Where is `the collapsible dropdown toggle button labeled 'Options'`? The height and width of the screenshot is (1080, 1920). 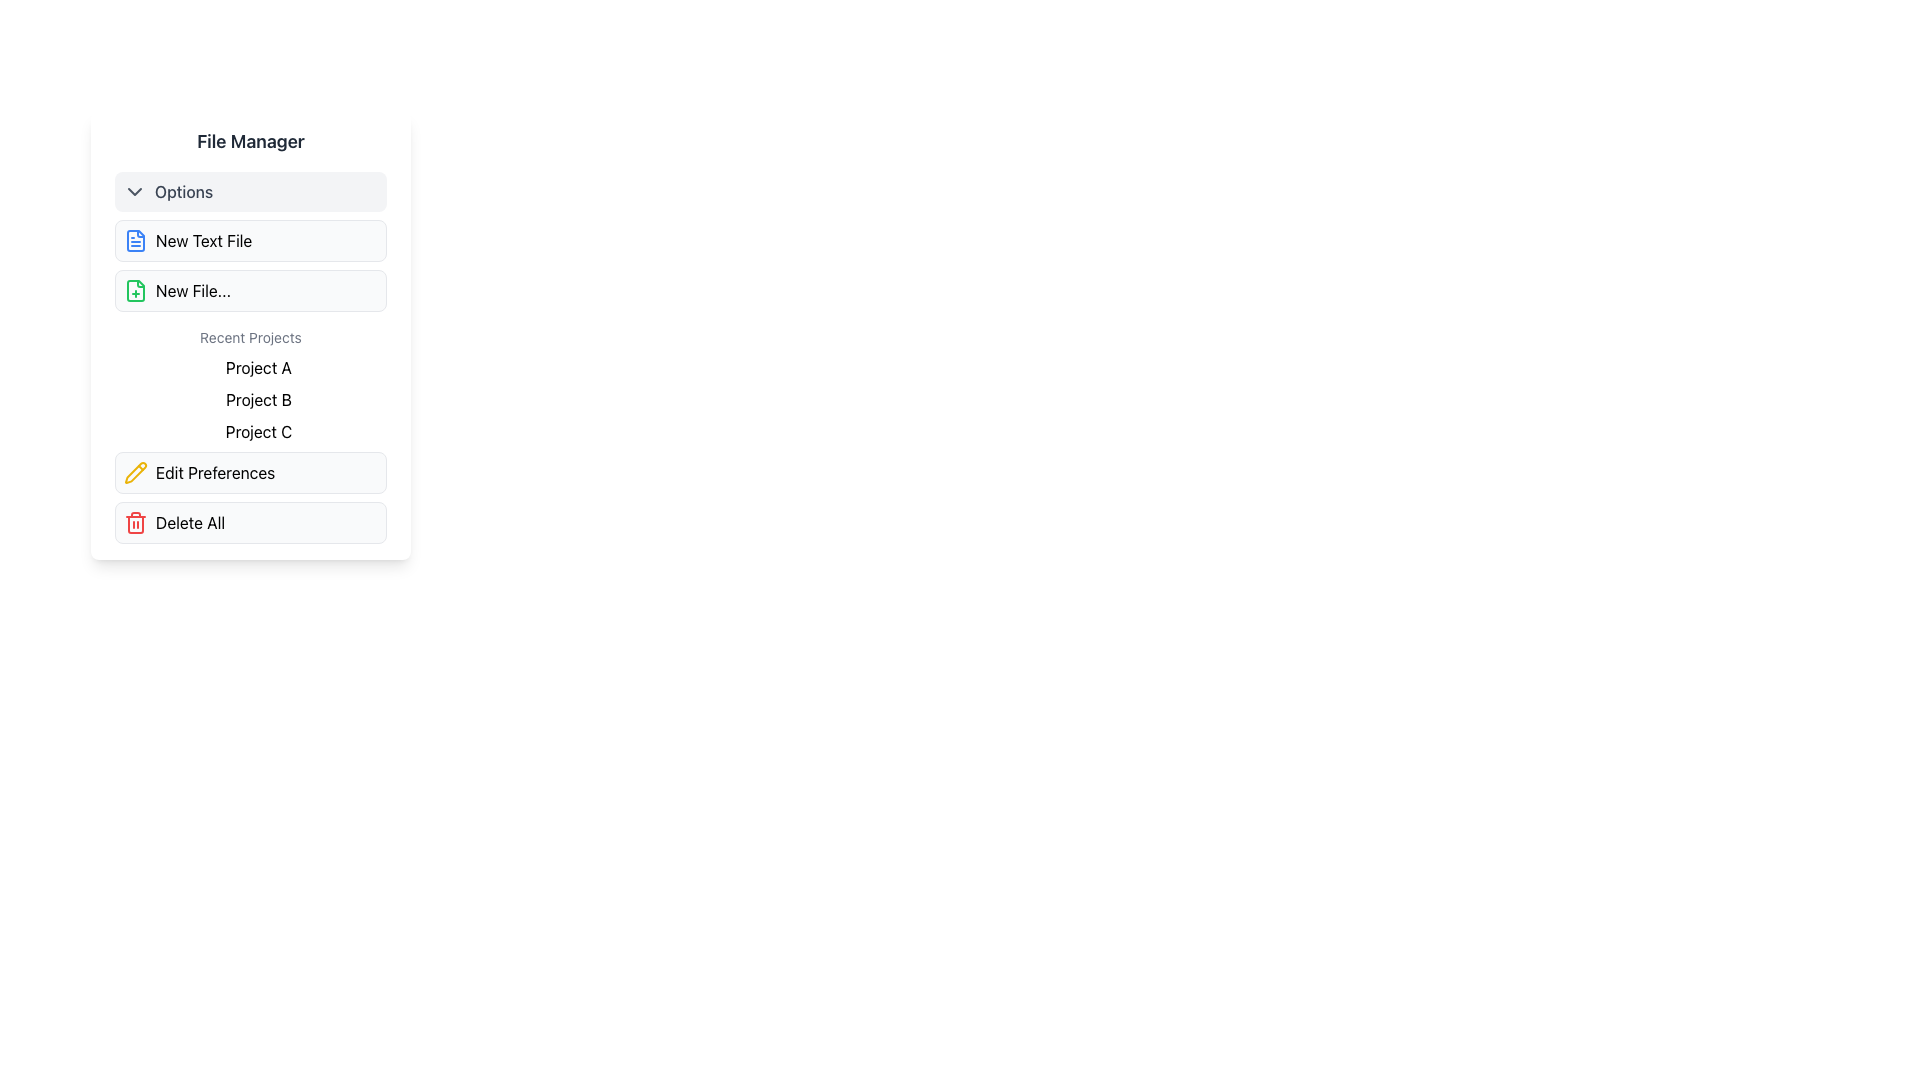 the collapsible dropdown toggle button labeled 'Options' is located at coordinates (249, 192).